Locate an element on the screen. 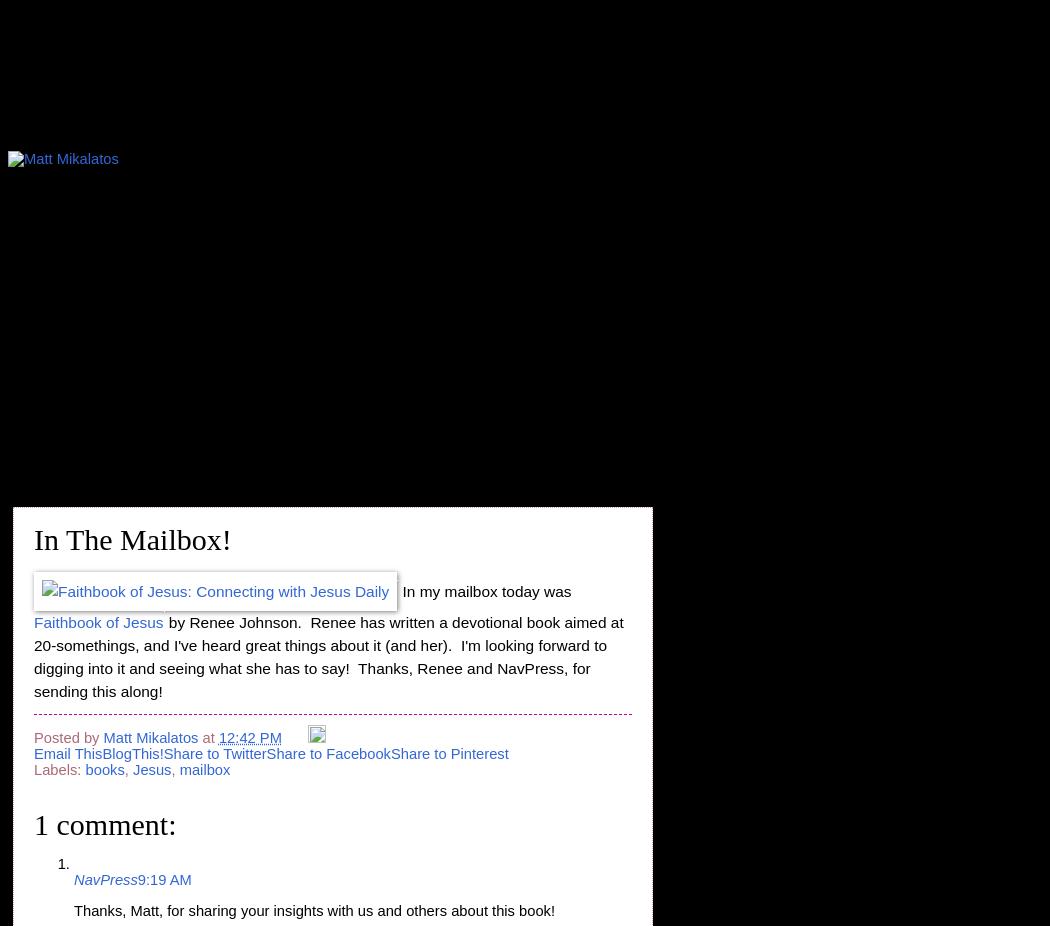 Image resolution: width=1050 pixels, height=926 pixels. 'Share to Pinterest' is located at coordinates (447, 753).